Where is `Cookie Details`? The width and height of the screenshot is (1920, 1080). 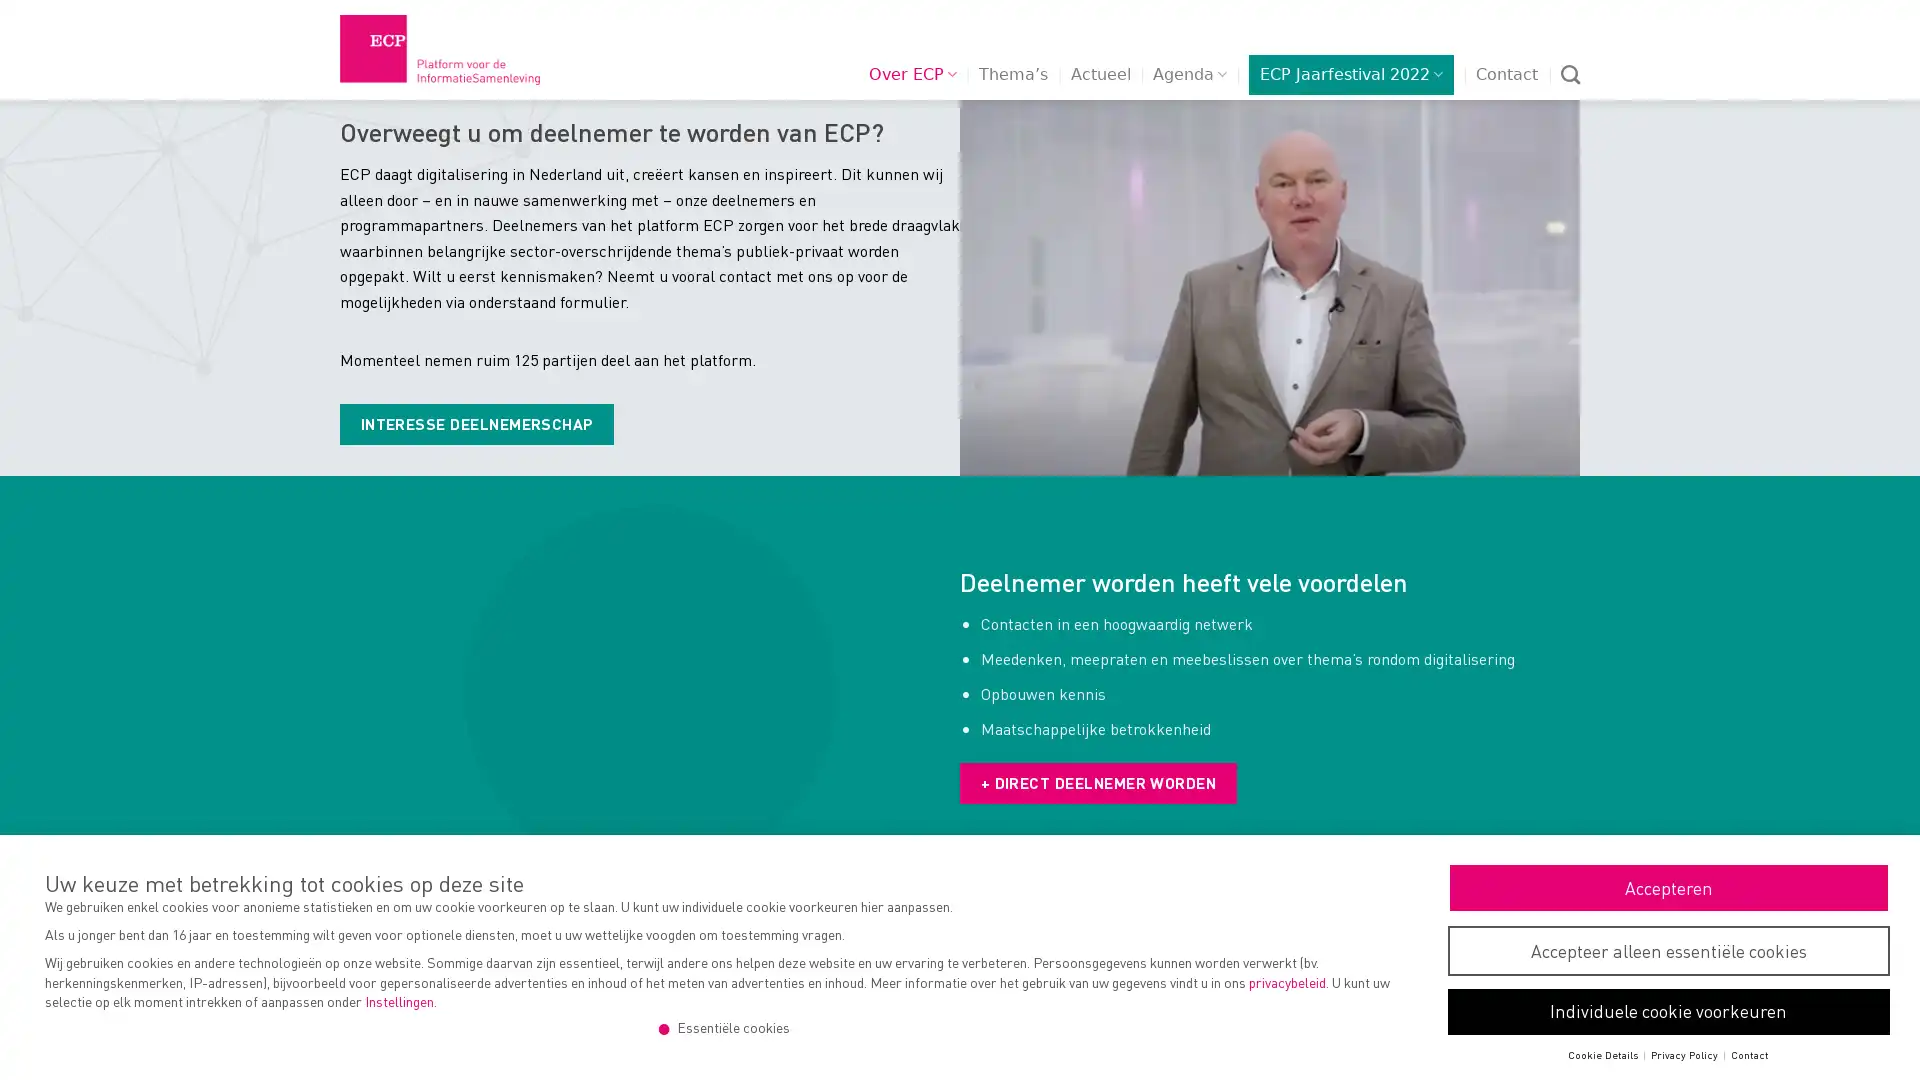
Cookie Details is located at coordinates (1604, 1053).